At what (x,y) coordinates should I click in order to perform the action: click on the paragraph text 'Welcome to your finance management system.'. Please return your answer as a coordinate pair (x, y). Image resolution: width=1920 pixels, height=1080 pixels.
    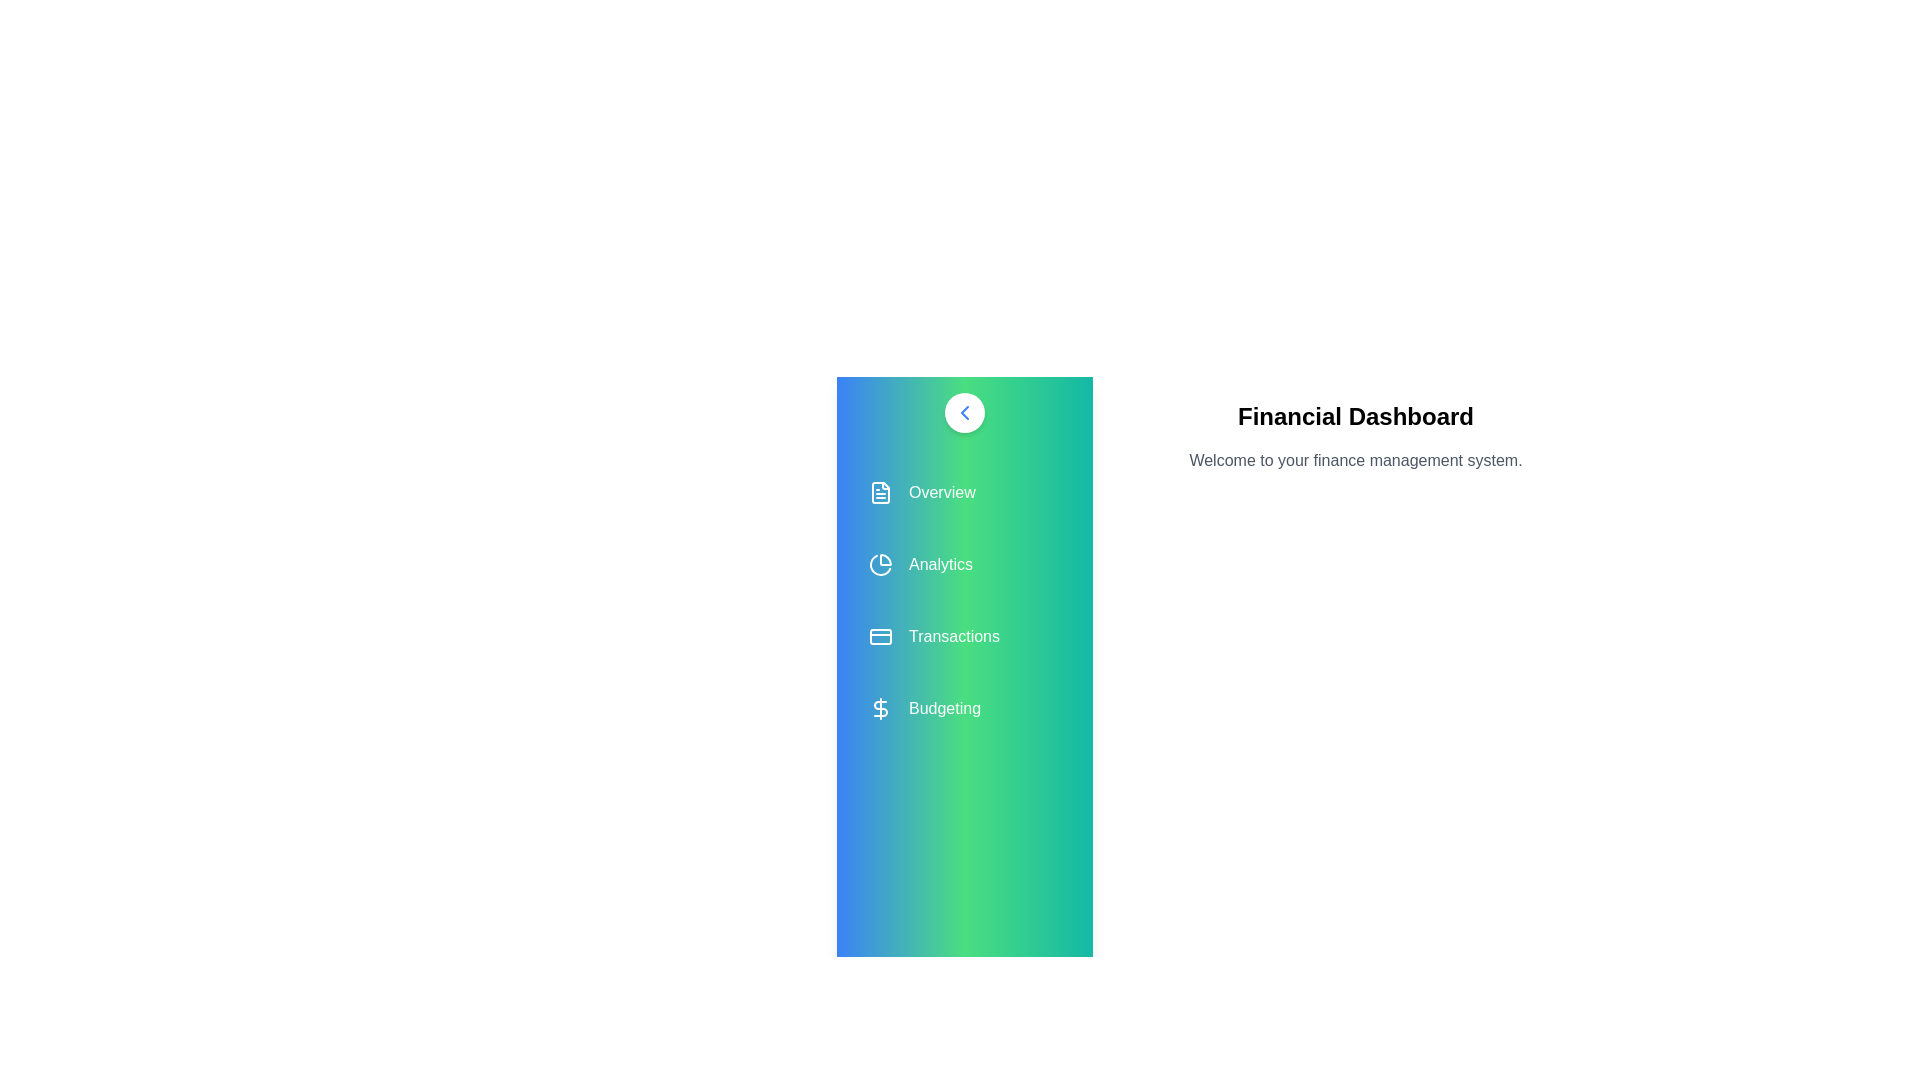
    Looking at the image, I should click on (1356, 461).